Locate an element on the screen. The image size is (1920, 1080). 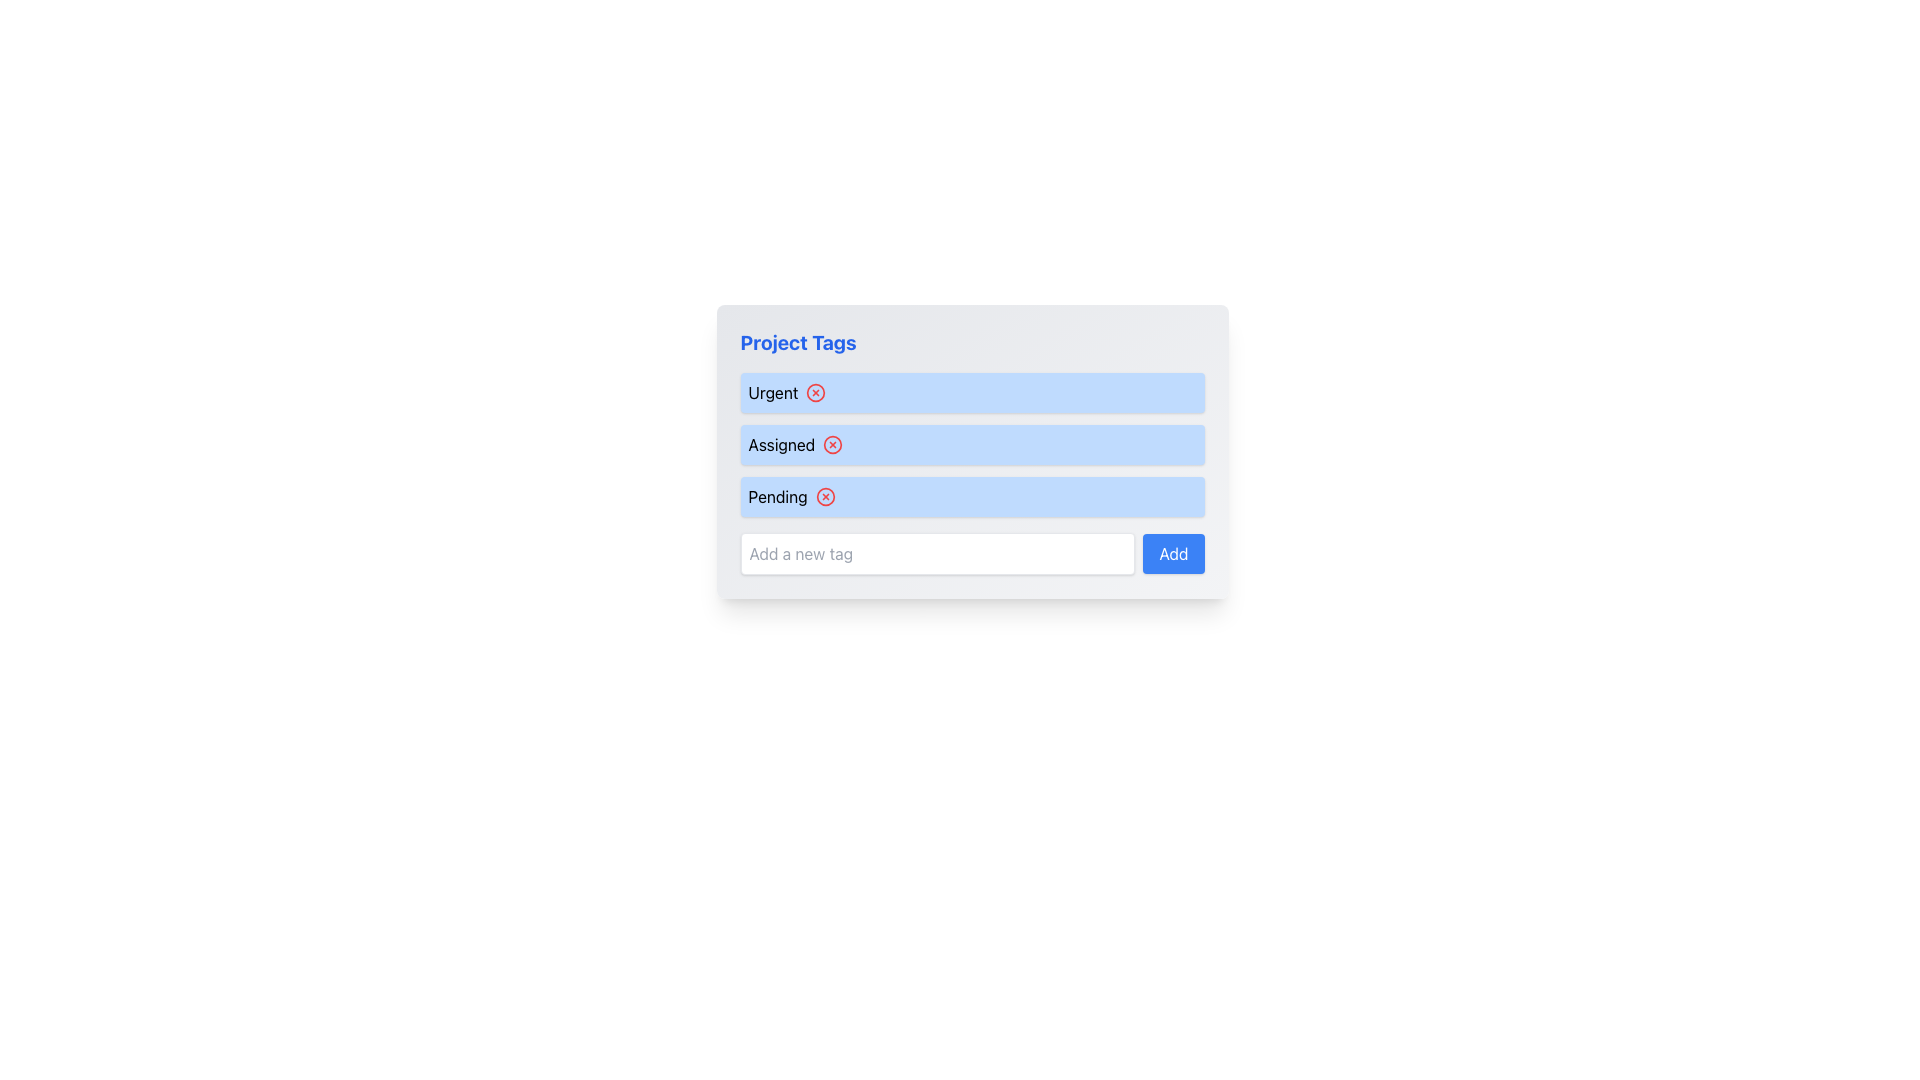
title text of the bold blue label displaying 'Project Tags', which is located at the top-left of the visible card above the list of tags is located at coordinates (797, 342).